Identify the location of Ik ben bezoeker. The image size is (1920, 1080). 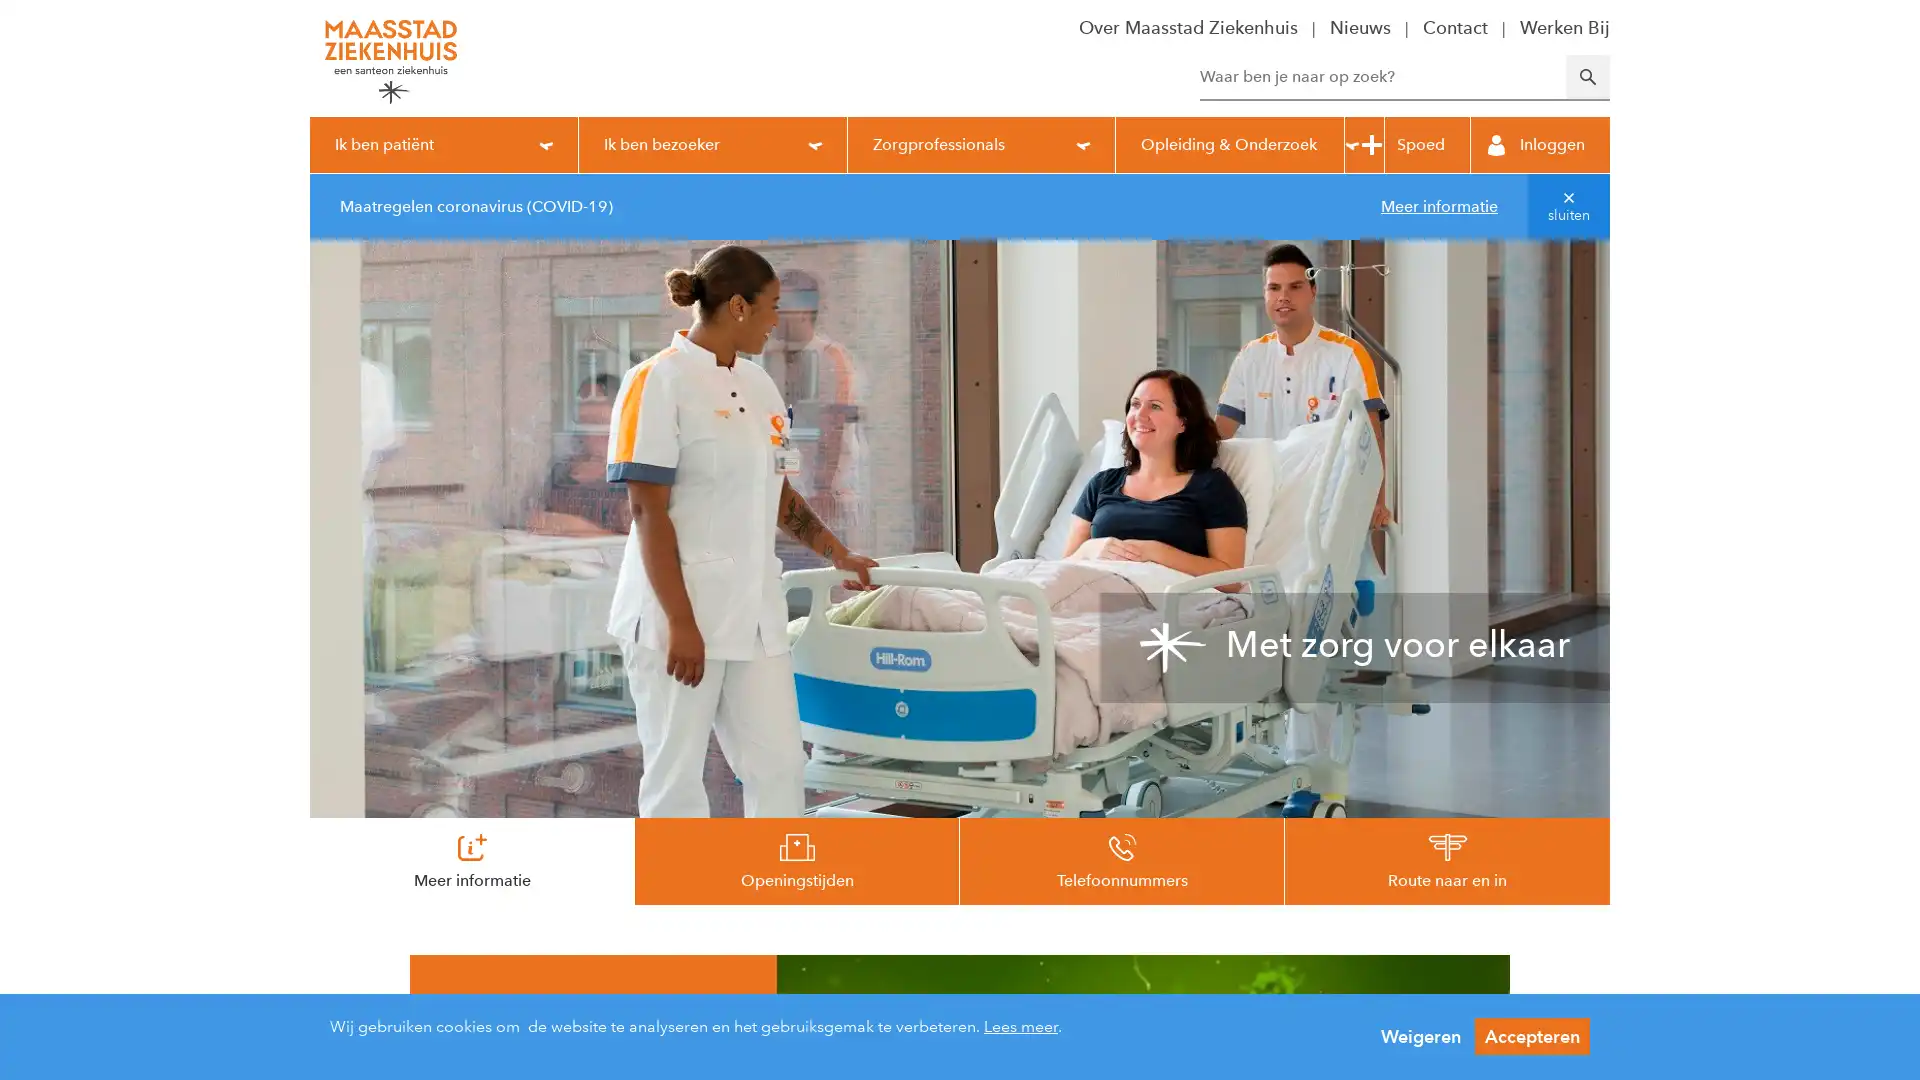
(711, 144).